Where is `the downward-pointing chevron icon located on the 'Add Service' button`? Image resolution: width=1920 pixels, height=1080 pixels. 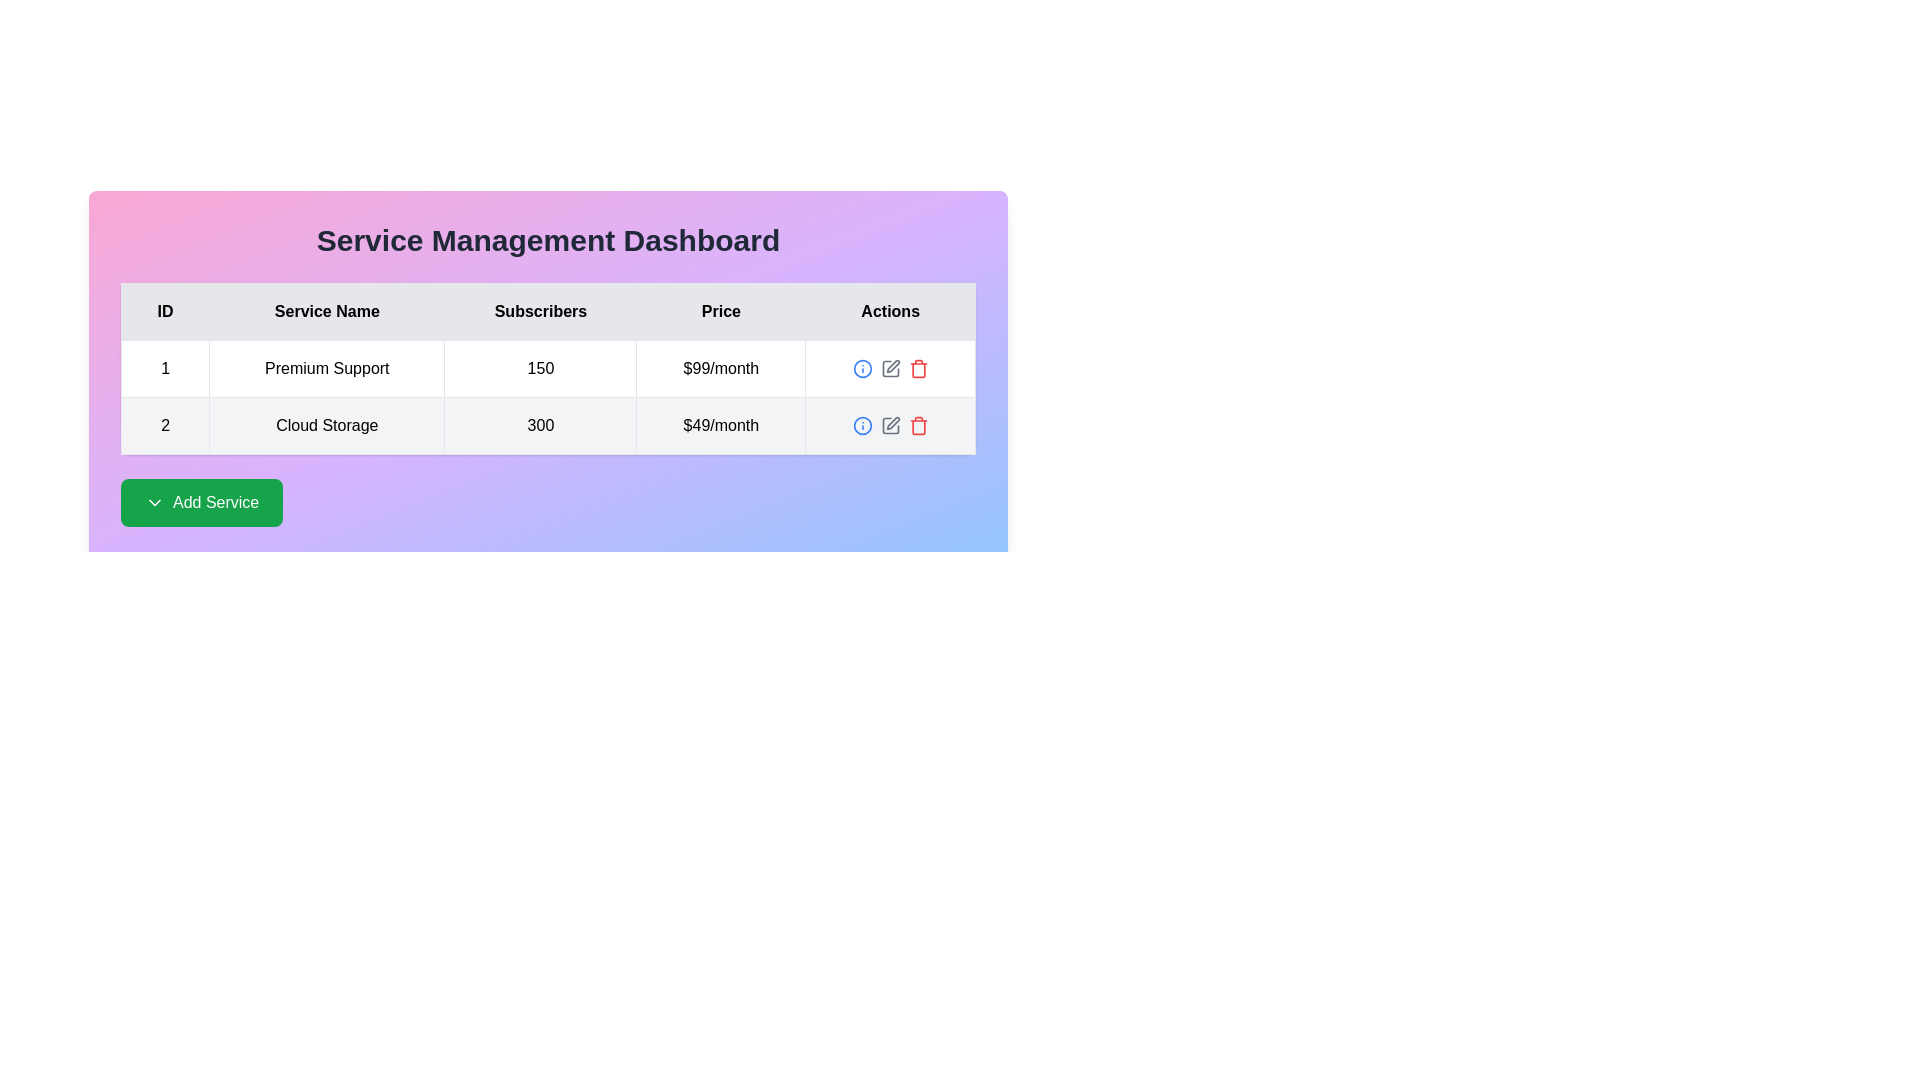
the downward-pointing chevron icon located on the 'Add Service' button is located at coordinates (153, 501).